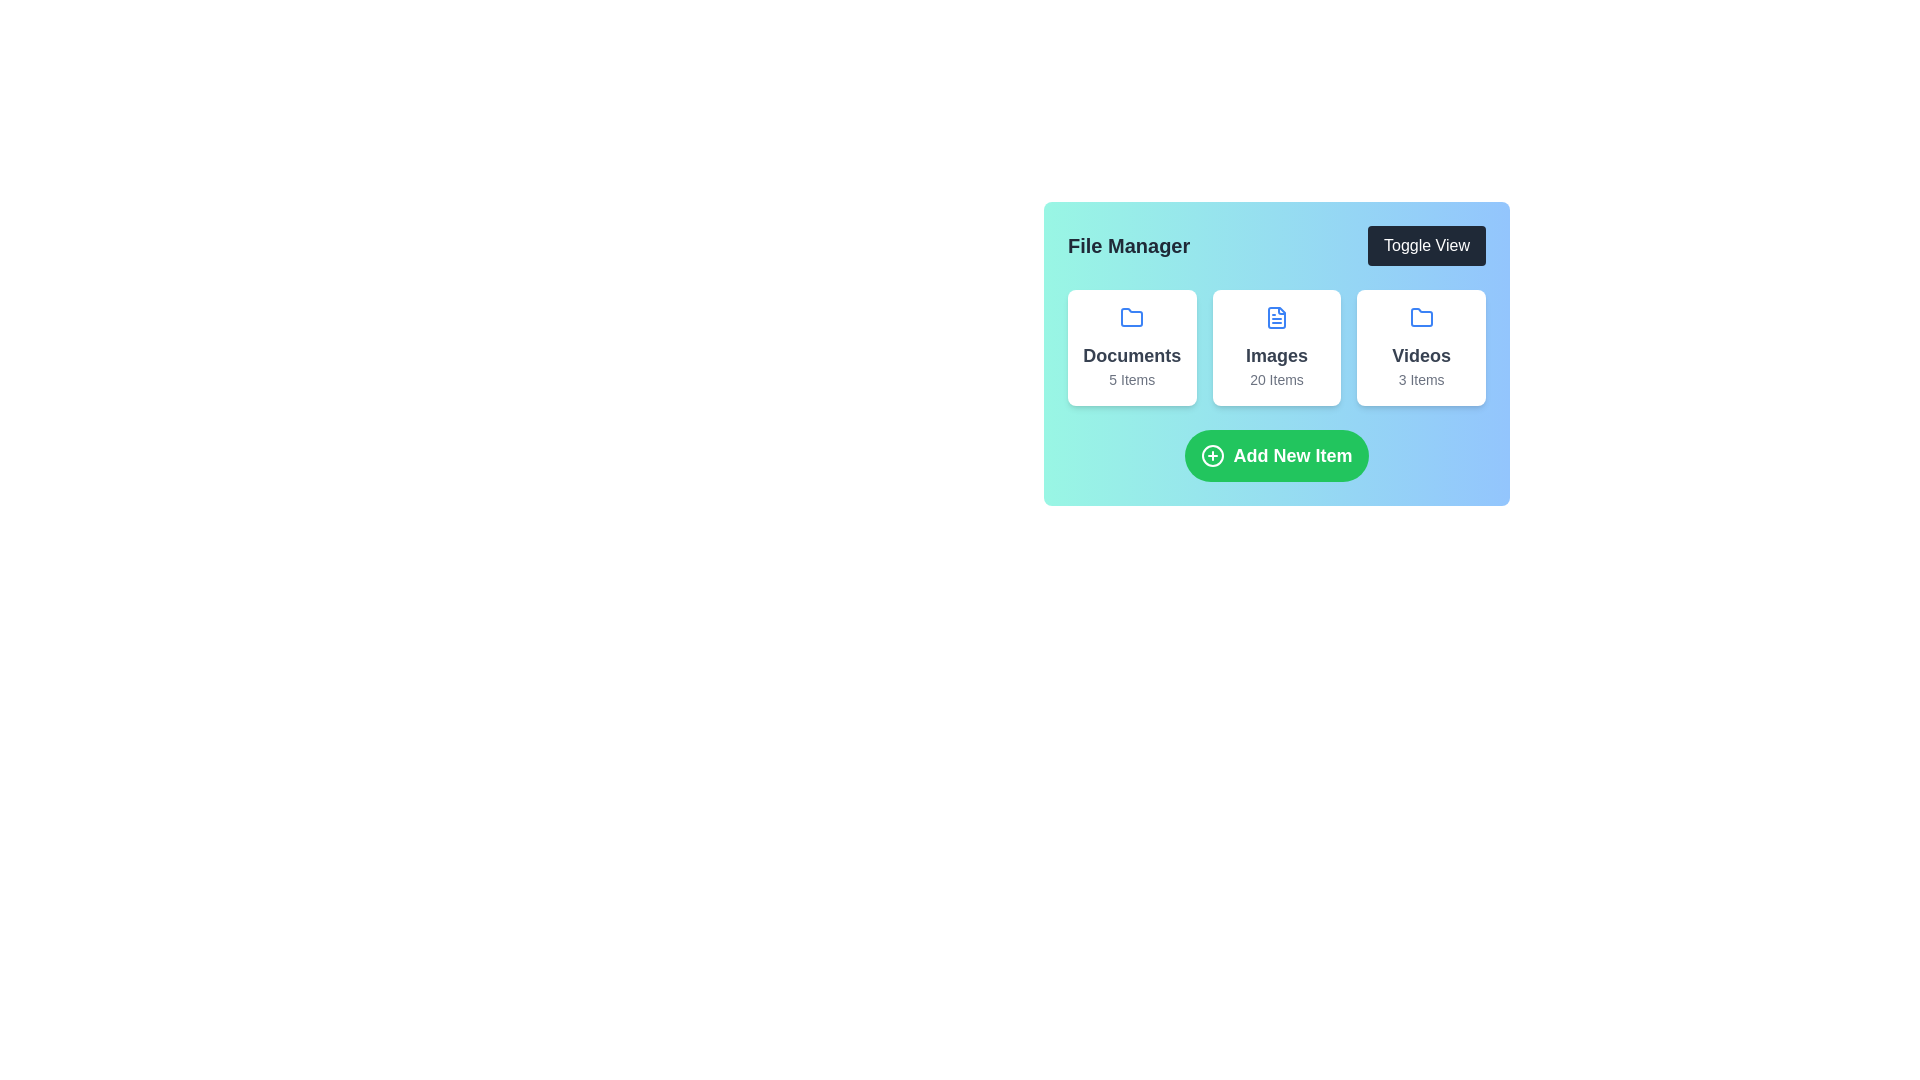  What do you see at coordinates (1275, 455) in the screenshot?
I see `the green rounded rectangular button labeled 'Add New Item' for accessibility` at bounding box center [1275, 455].